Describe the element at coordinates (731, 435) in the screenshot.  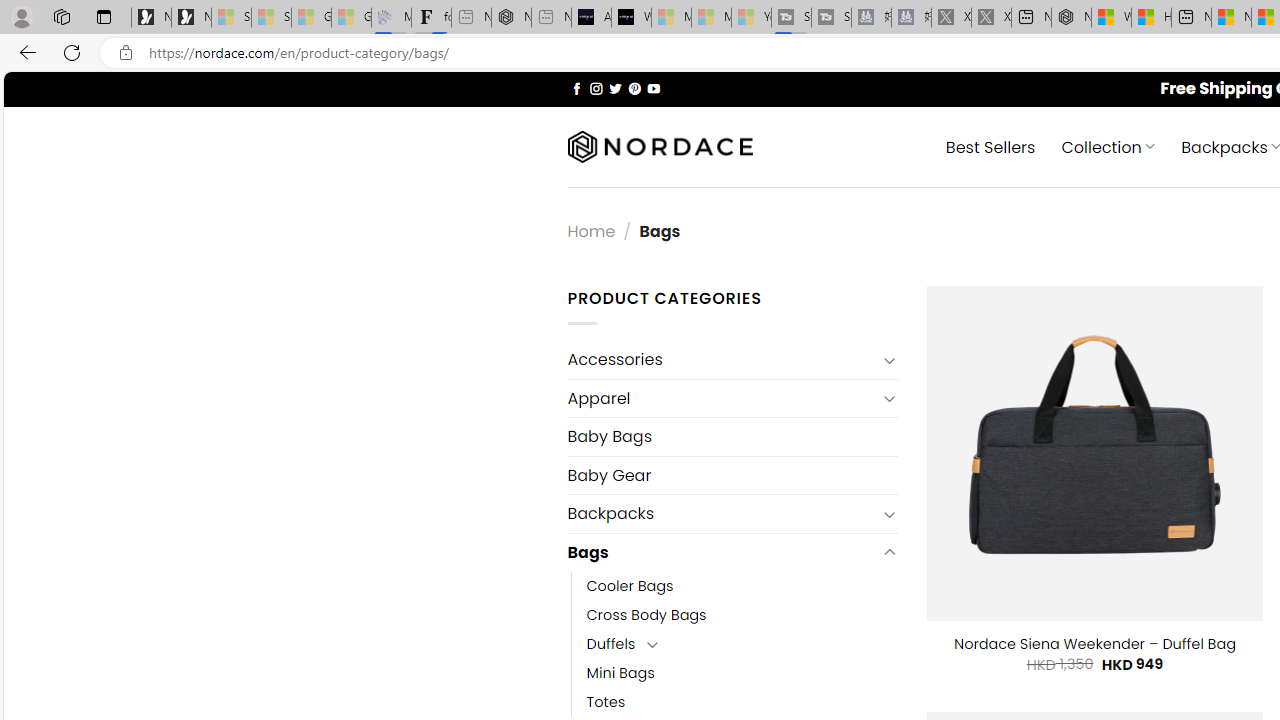
I see `'Baby Bags'` at that location.